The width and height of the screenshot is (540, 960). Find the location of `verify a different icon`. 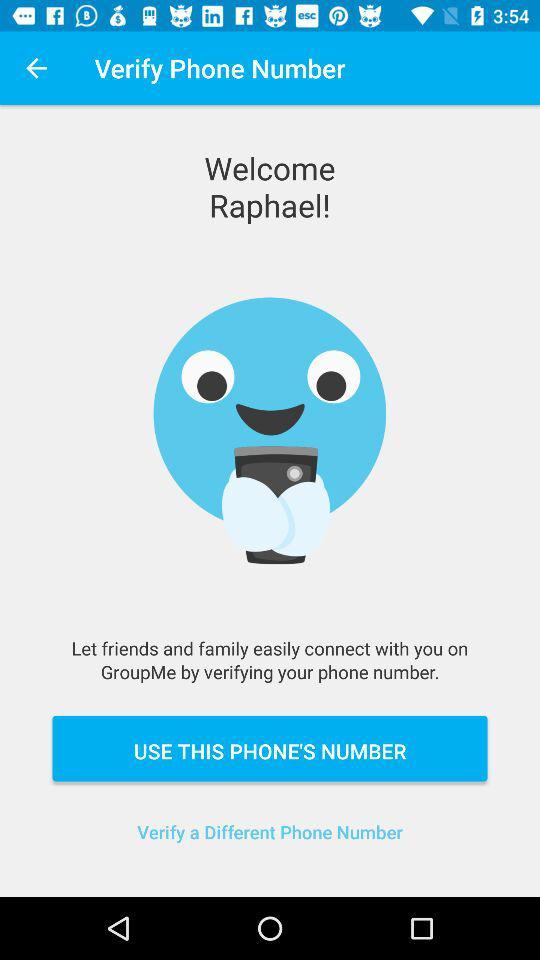

verify a different icon is located at coordinates (270, 843).